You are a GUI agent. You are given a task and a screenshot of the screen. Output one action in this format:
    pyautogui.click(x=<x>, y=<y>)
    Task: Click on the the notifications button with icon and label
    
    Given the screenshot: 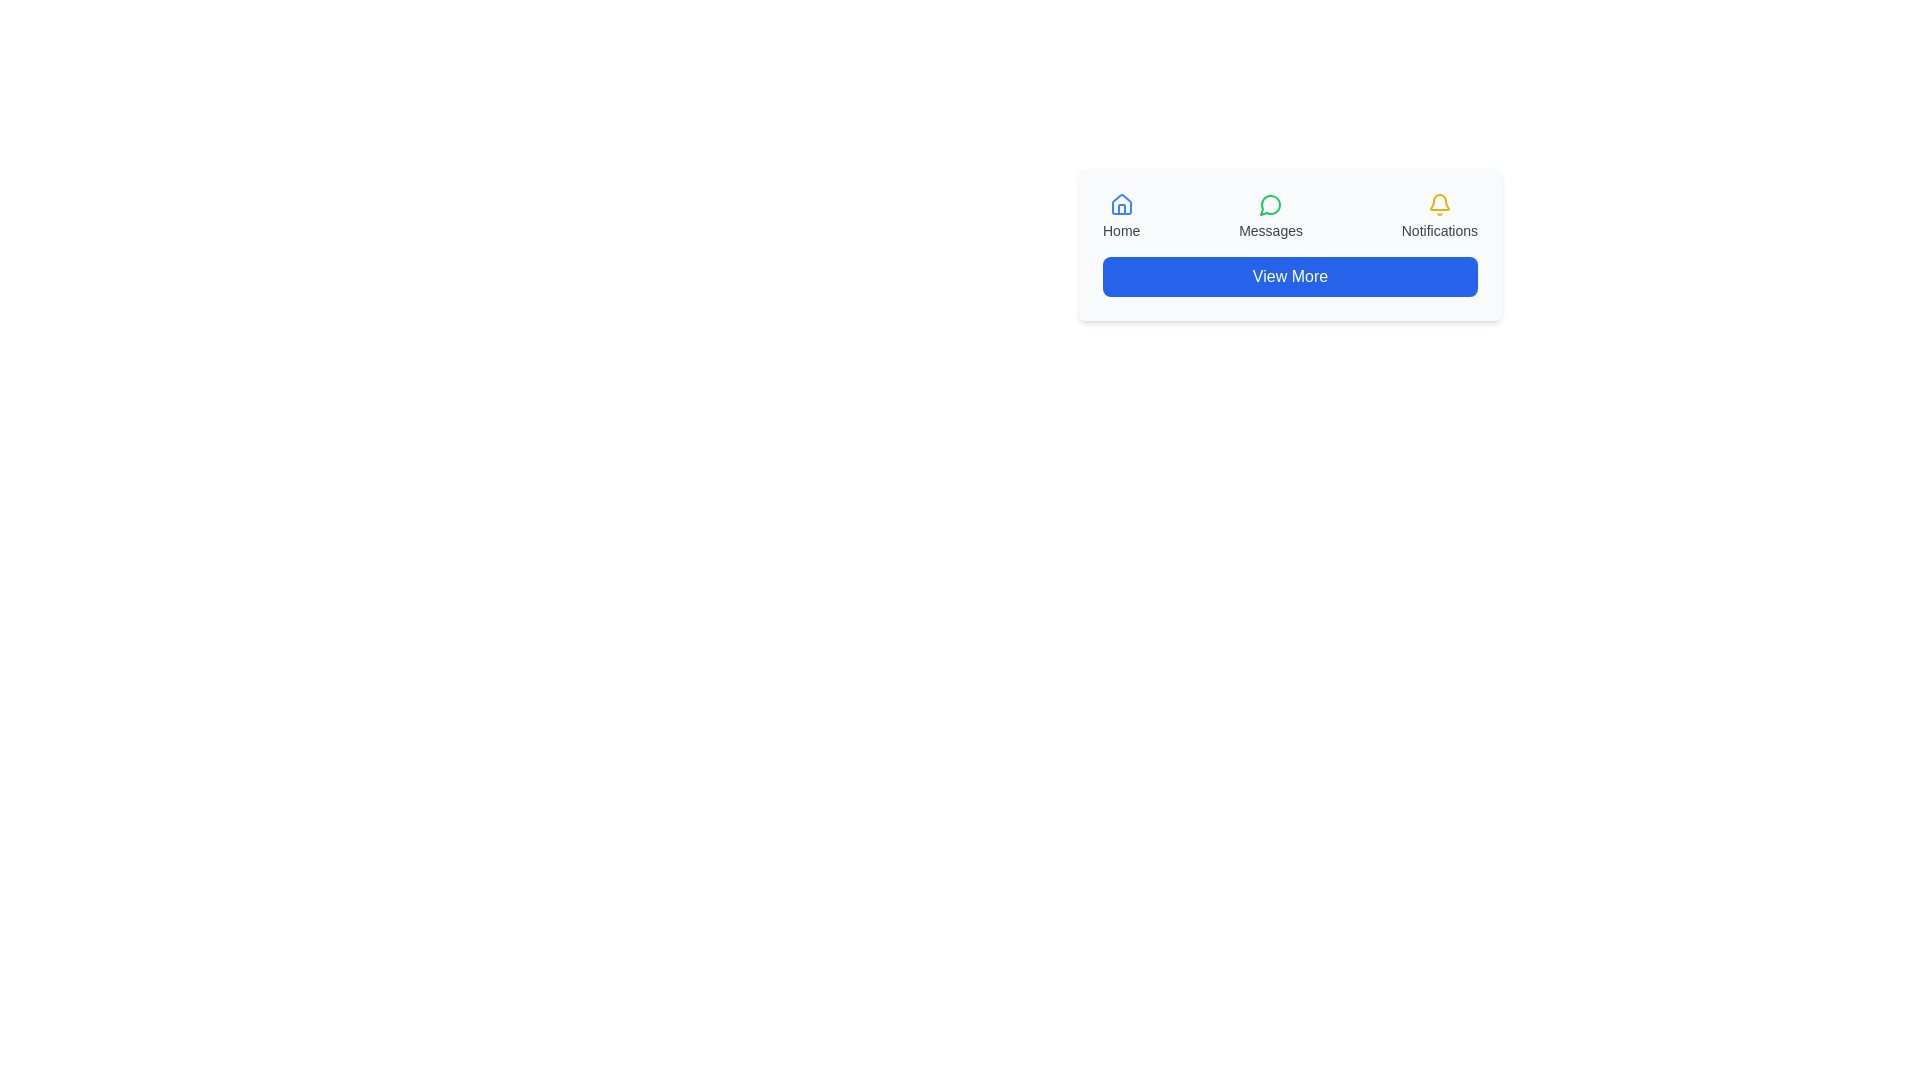 What is the action you would take?
    pyautogui.click(x=1438, y=216)
    